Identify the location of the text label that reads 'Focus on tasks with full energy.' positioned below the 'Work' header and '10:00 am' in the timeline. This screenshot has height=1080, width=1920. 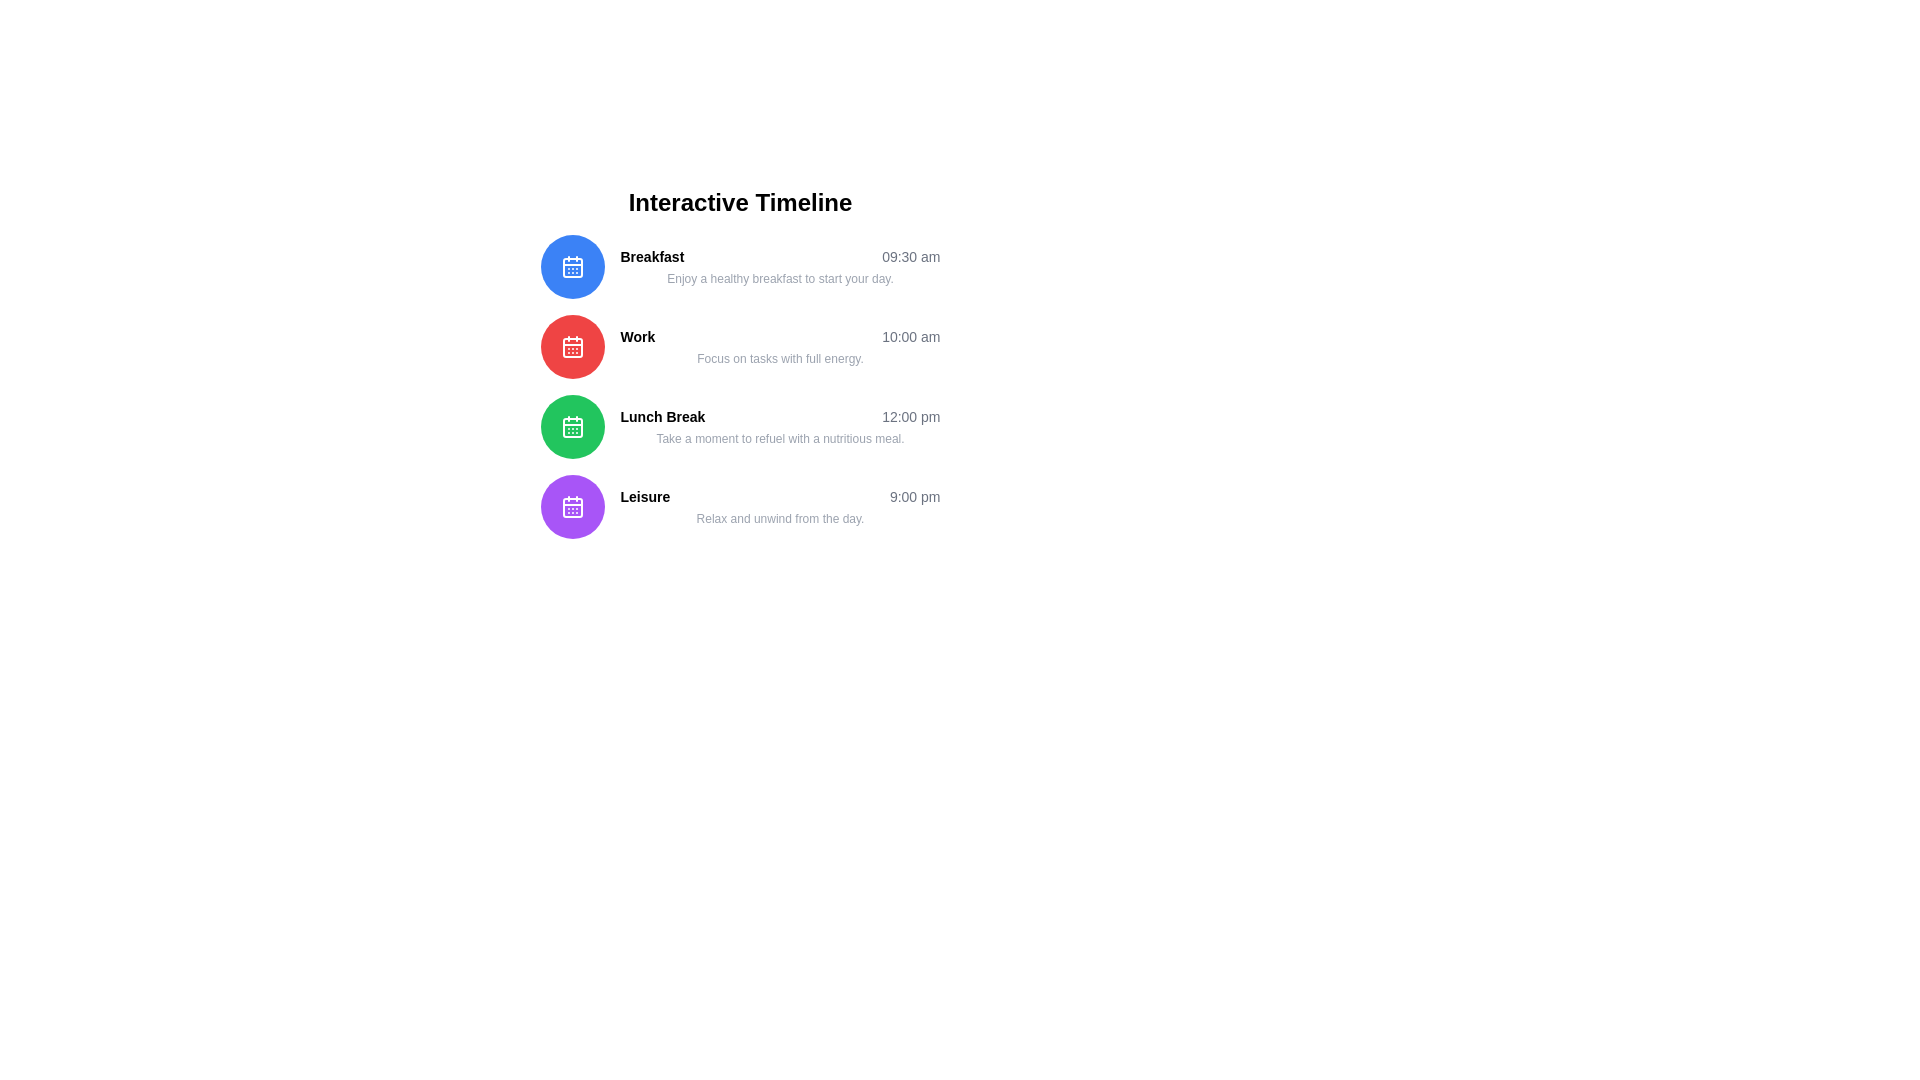
(779, 357).